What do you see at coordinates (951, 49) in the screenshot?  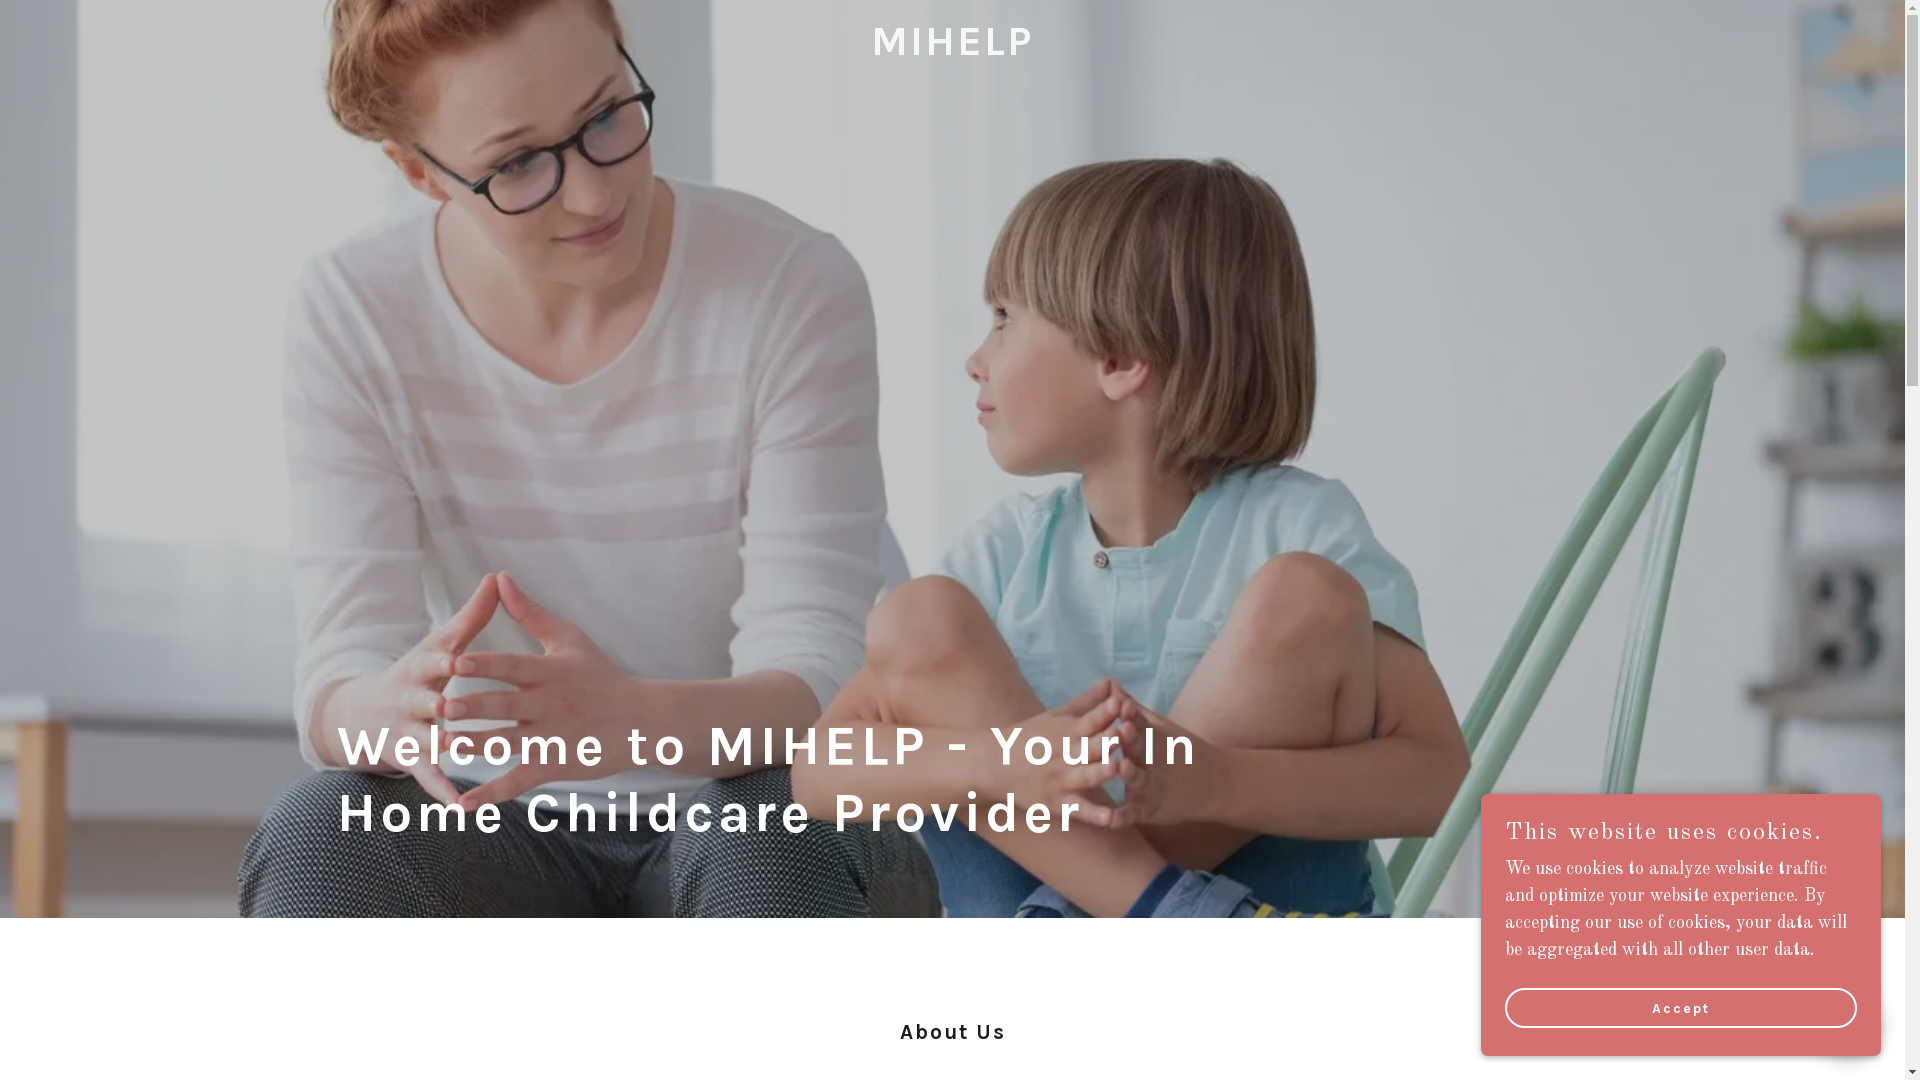 I see `'MIHELP'` at bounding box center [951, 49].